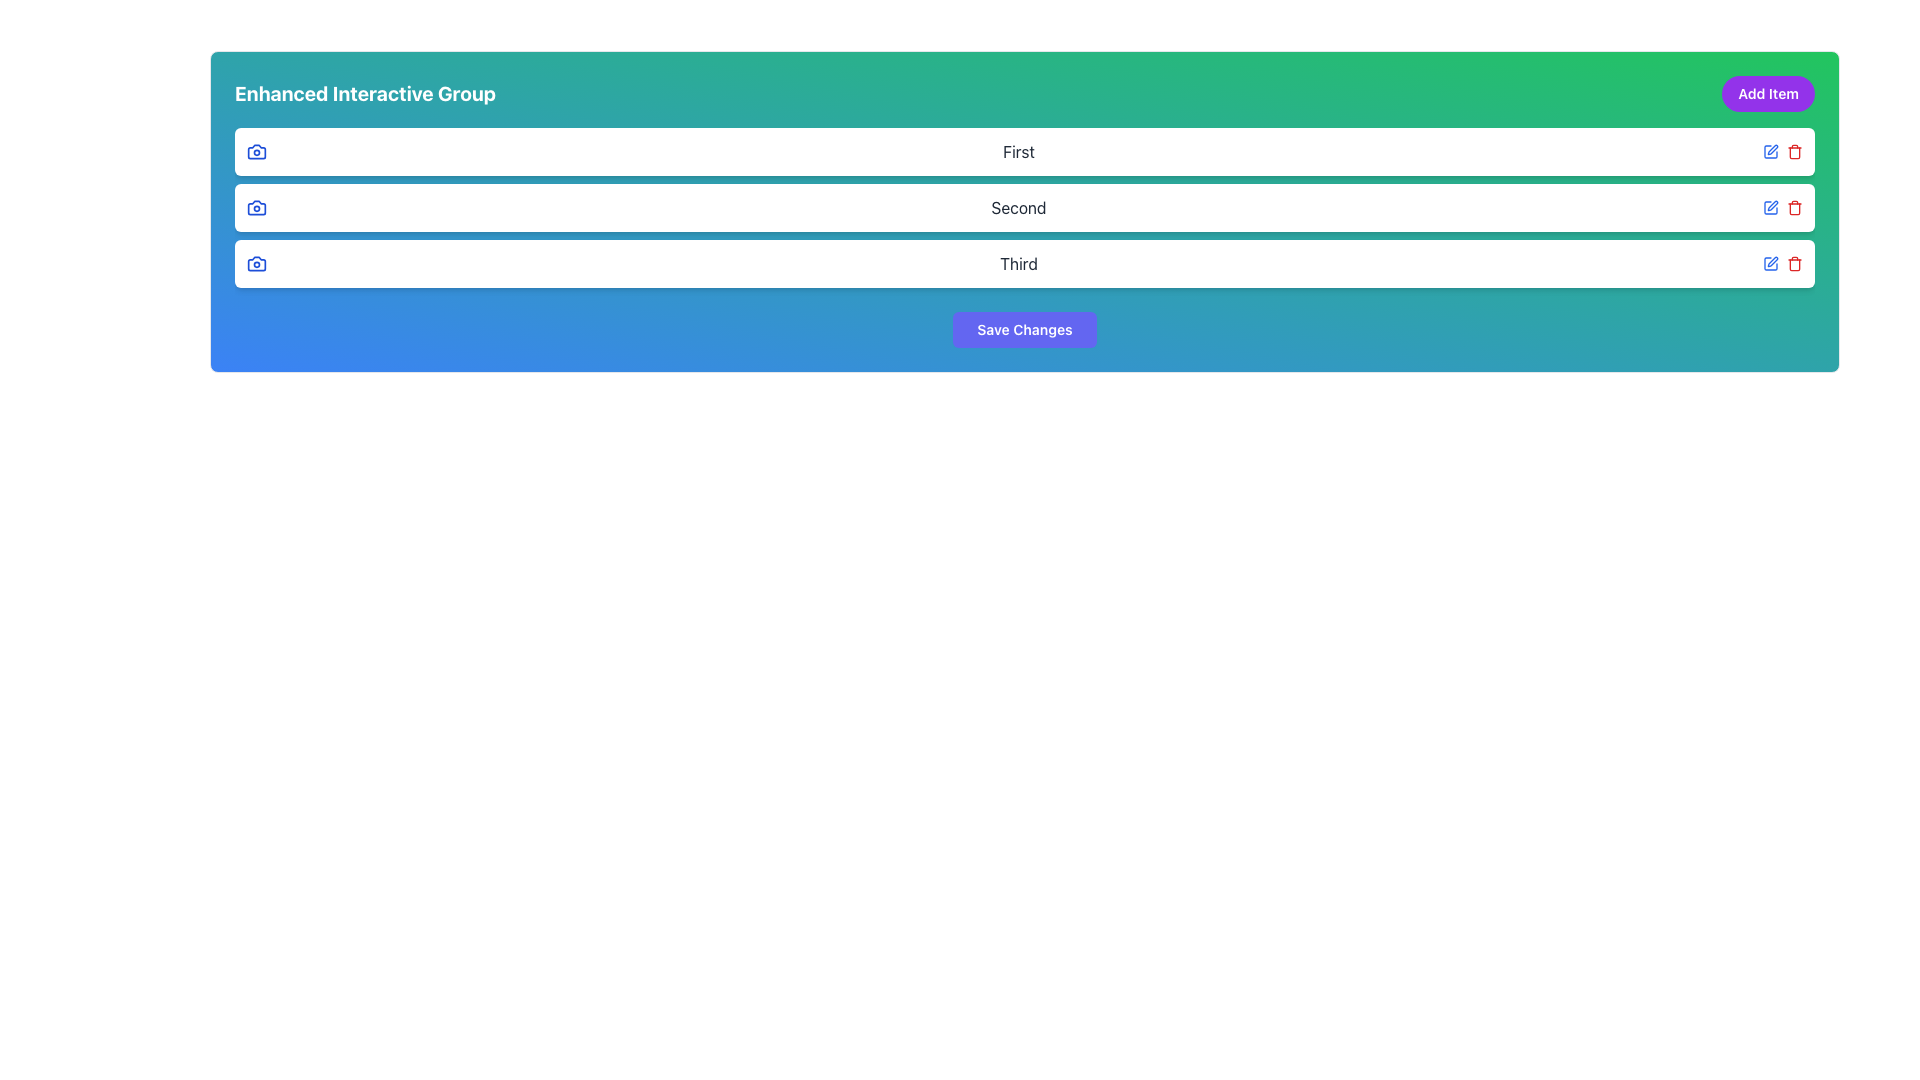  Describe the element at coordinates (365, 93) in the screenshot. I see `heading or title text element located at the left-hand side of the top section of the interface, which provides context for the section below` at that location.